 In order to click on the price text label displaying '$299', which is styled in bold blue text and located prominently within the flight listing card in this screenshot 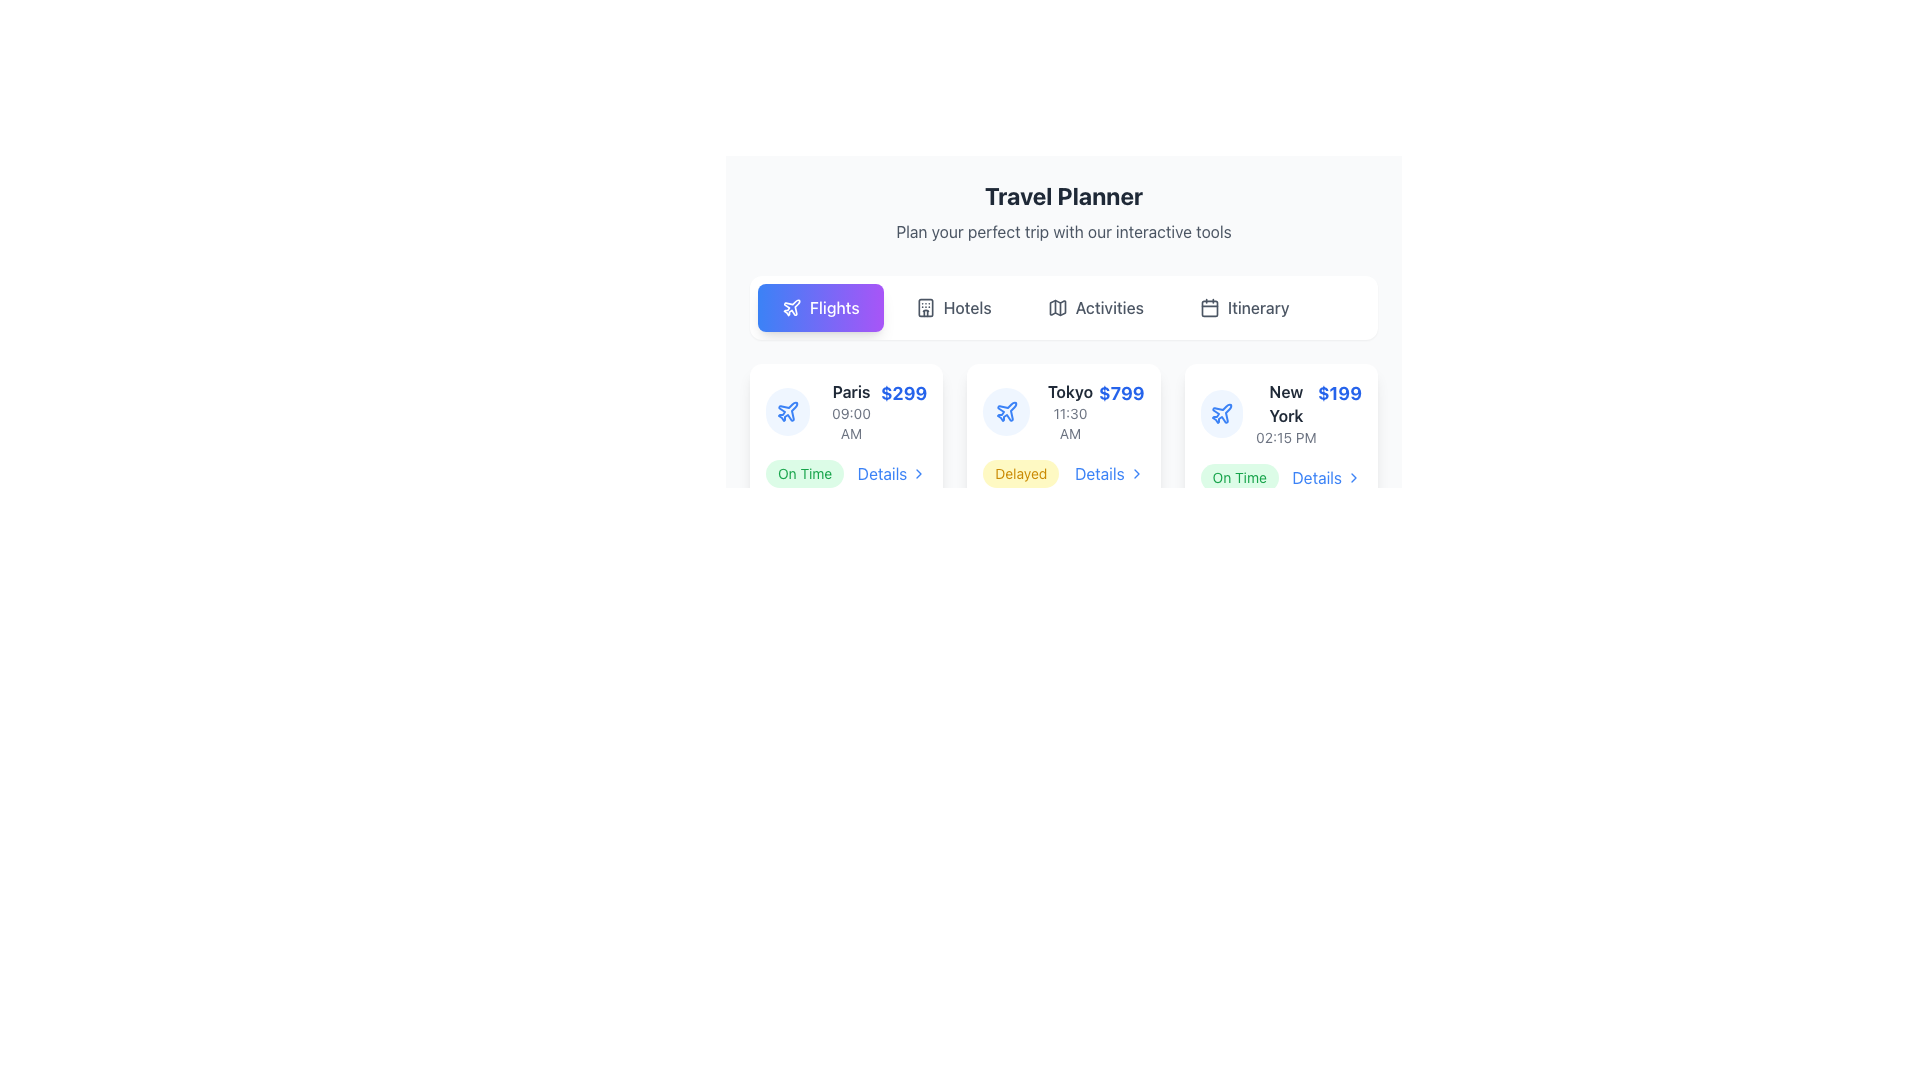, I will do `click(903, 393)`.